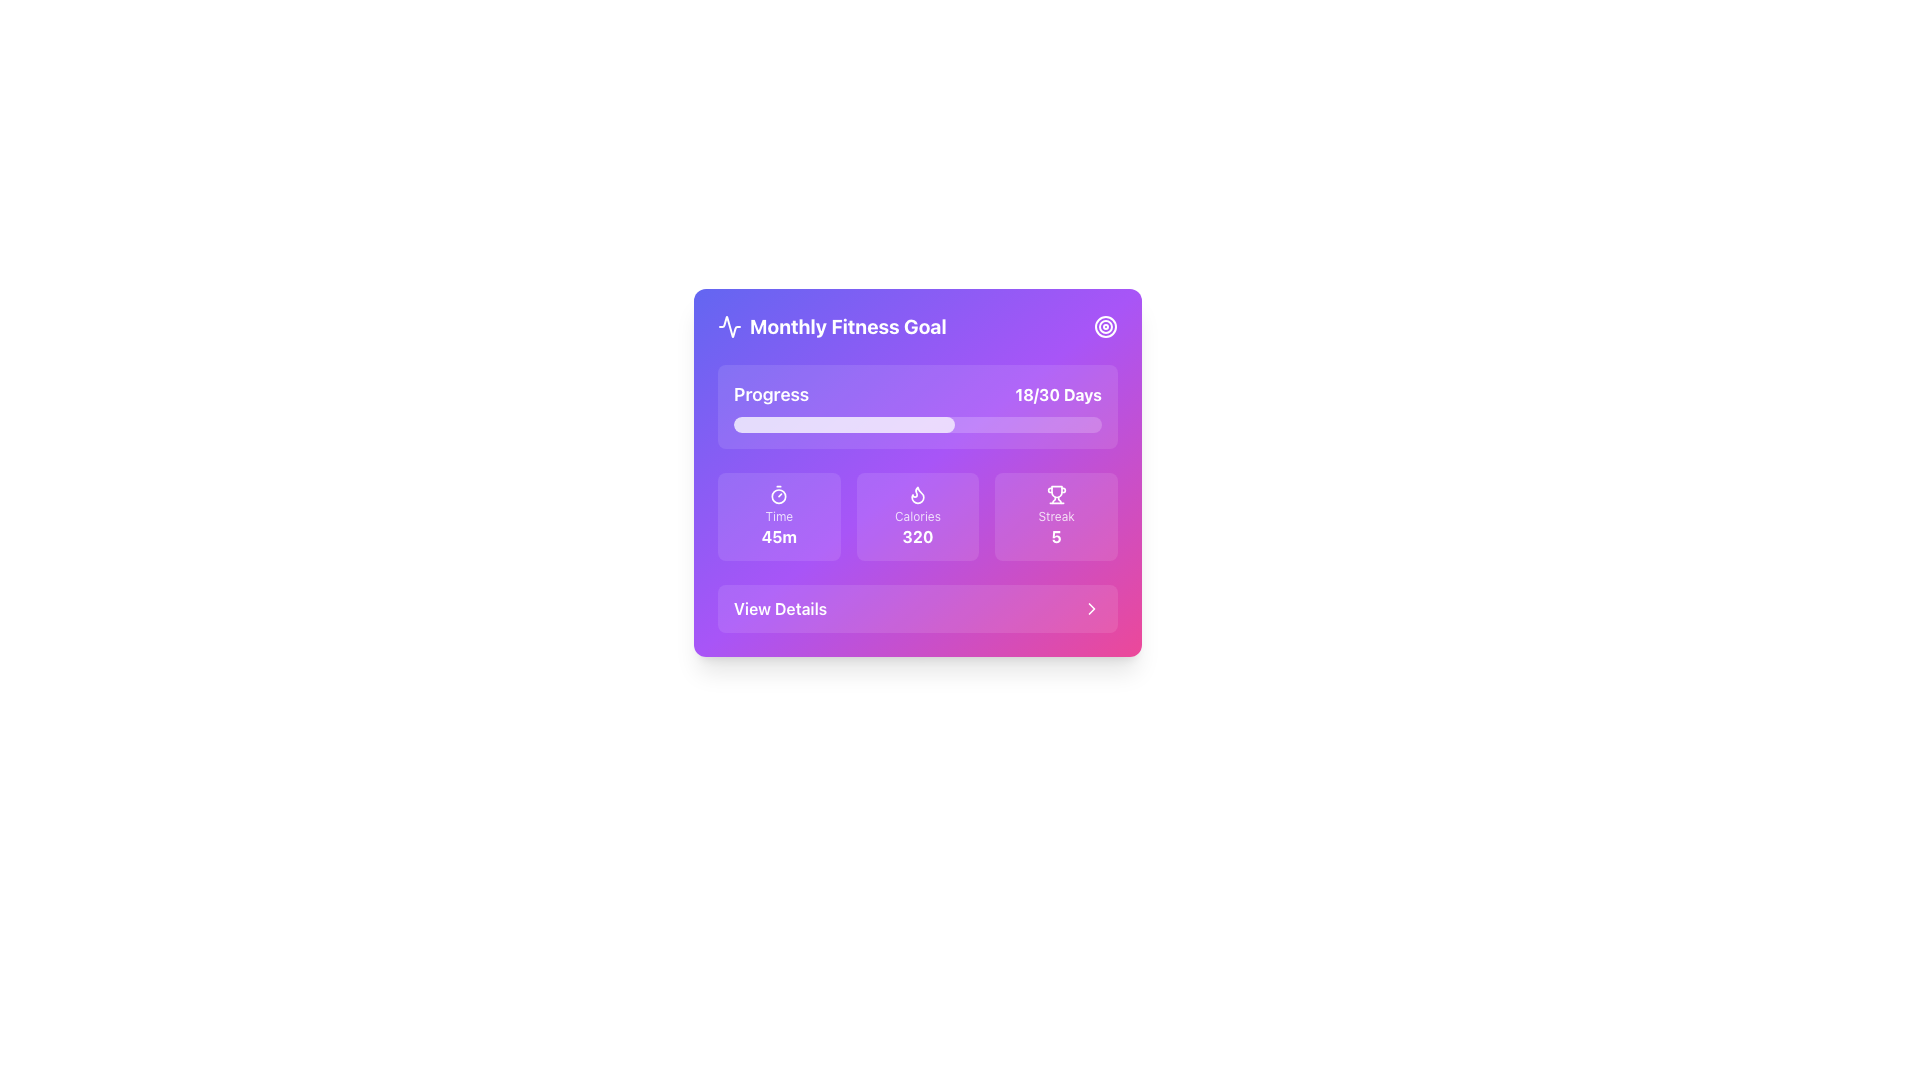 The height and width of the screenshot is (1080, 1920). Describe the element at coordinates (728, 326) in the screenshot. I see `the white stroke-based activity icon situated to the left of the 'Monthly Fitness Goal' heading text` at that location.